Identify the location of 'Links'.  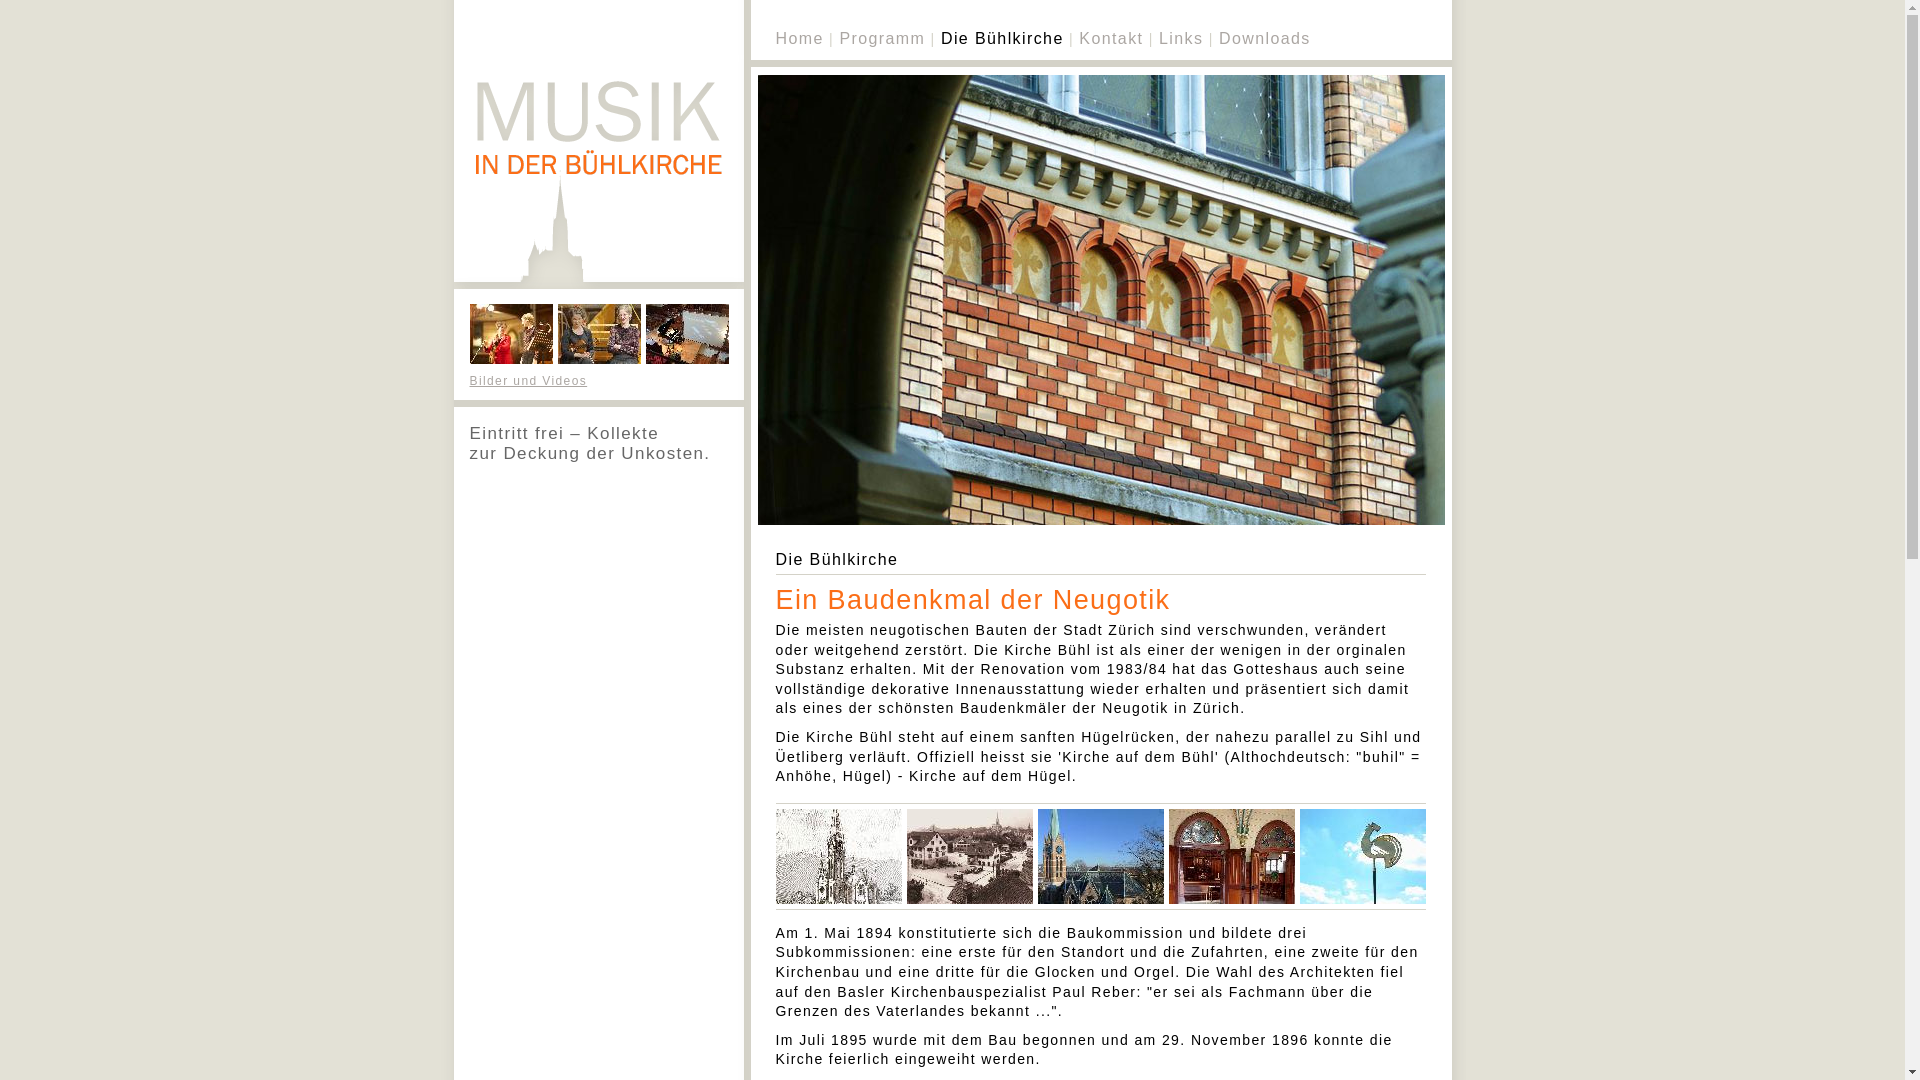
(1180, 38).